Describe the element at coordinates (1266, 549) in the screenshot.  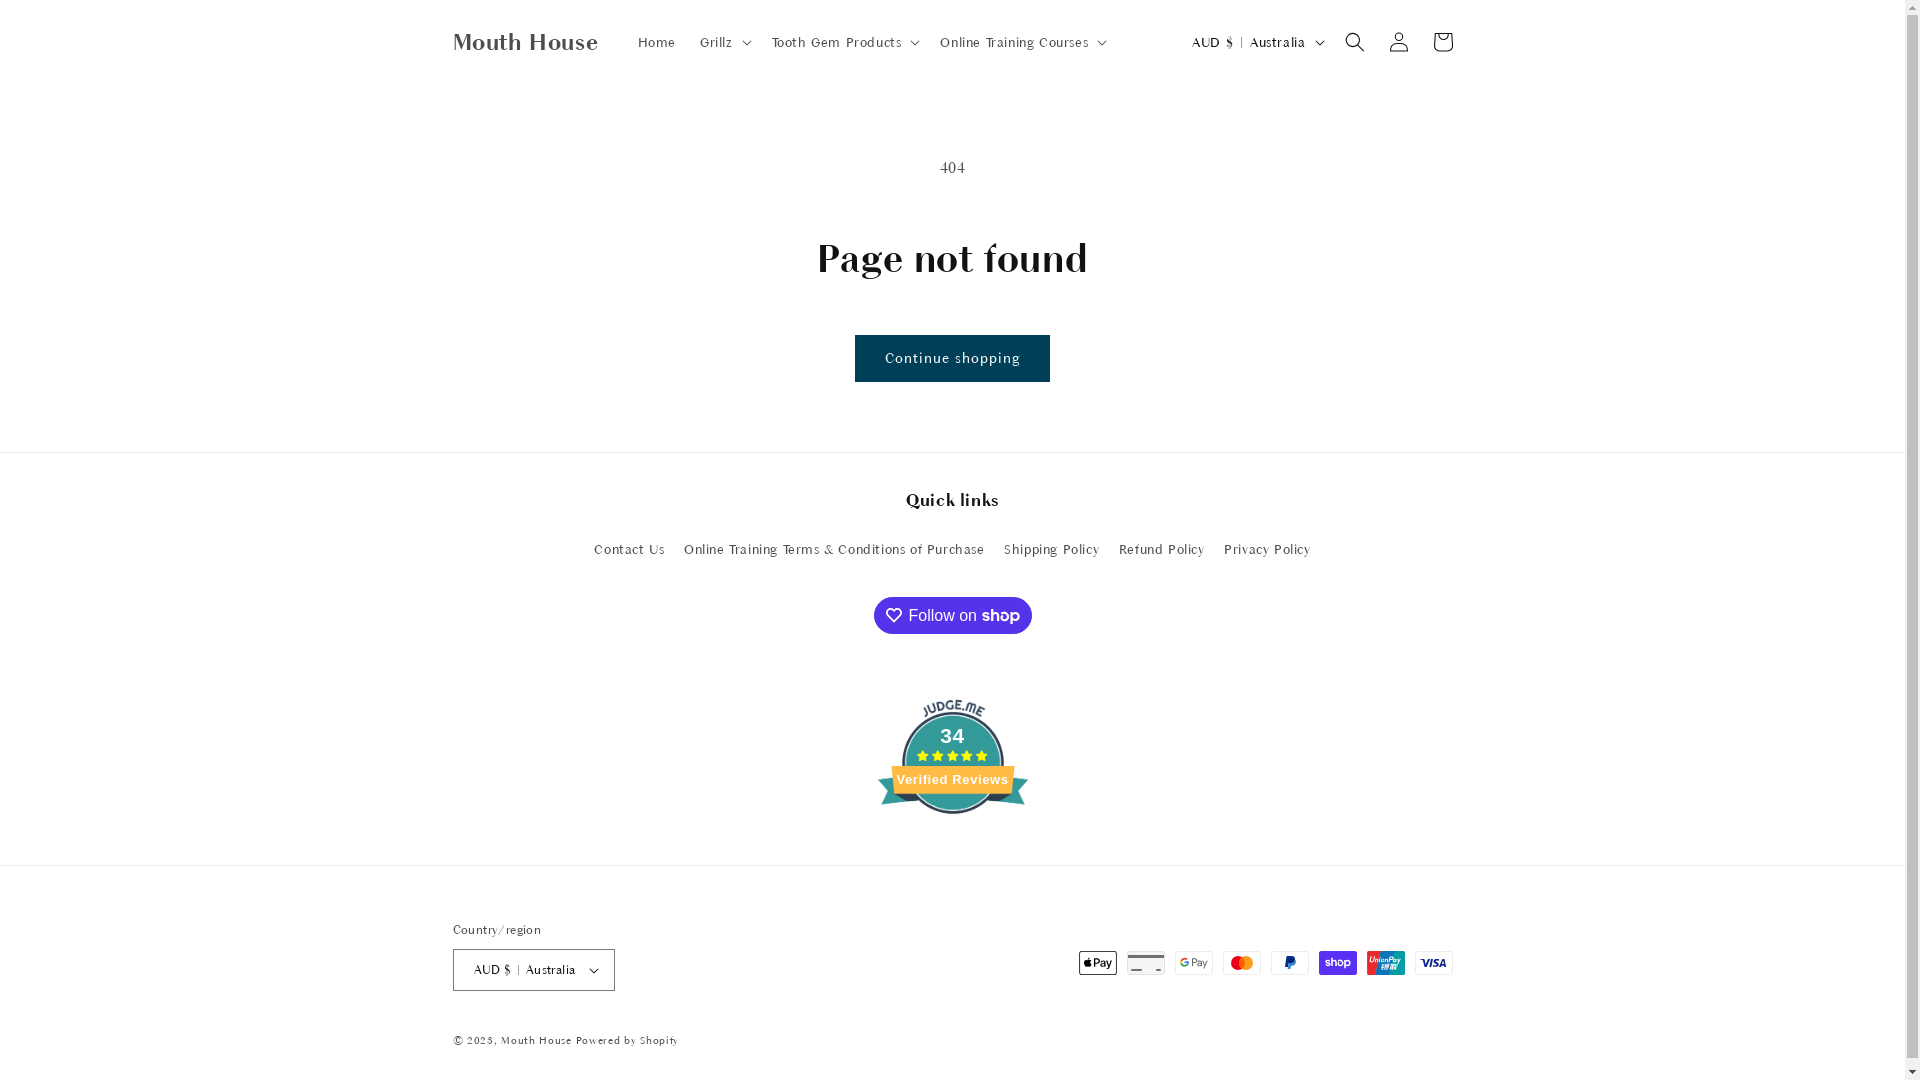
I see `'Privacy Policy'` at that location.